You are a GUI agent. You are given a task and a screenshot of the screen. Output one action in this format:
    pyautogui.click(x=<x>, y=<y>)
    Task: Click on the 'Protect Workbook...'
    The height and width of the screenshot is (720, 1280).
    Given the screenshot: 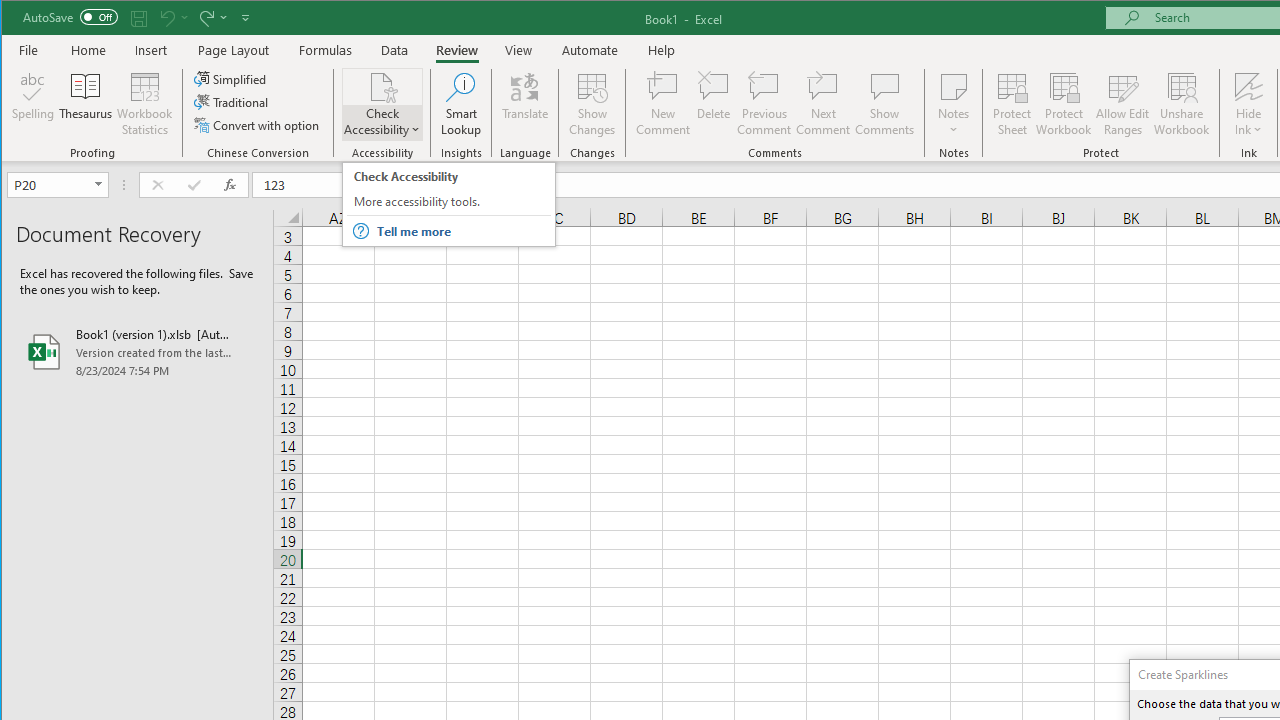 What is the action you would take?
    pyautogui.click(x=1063, y=104)
    